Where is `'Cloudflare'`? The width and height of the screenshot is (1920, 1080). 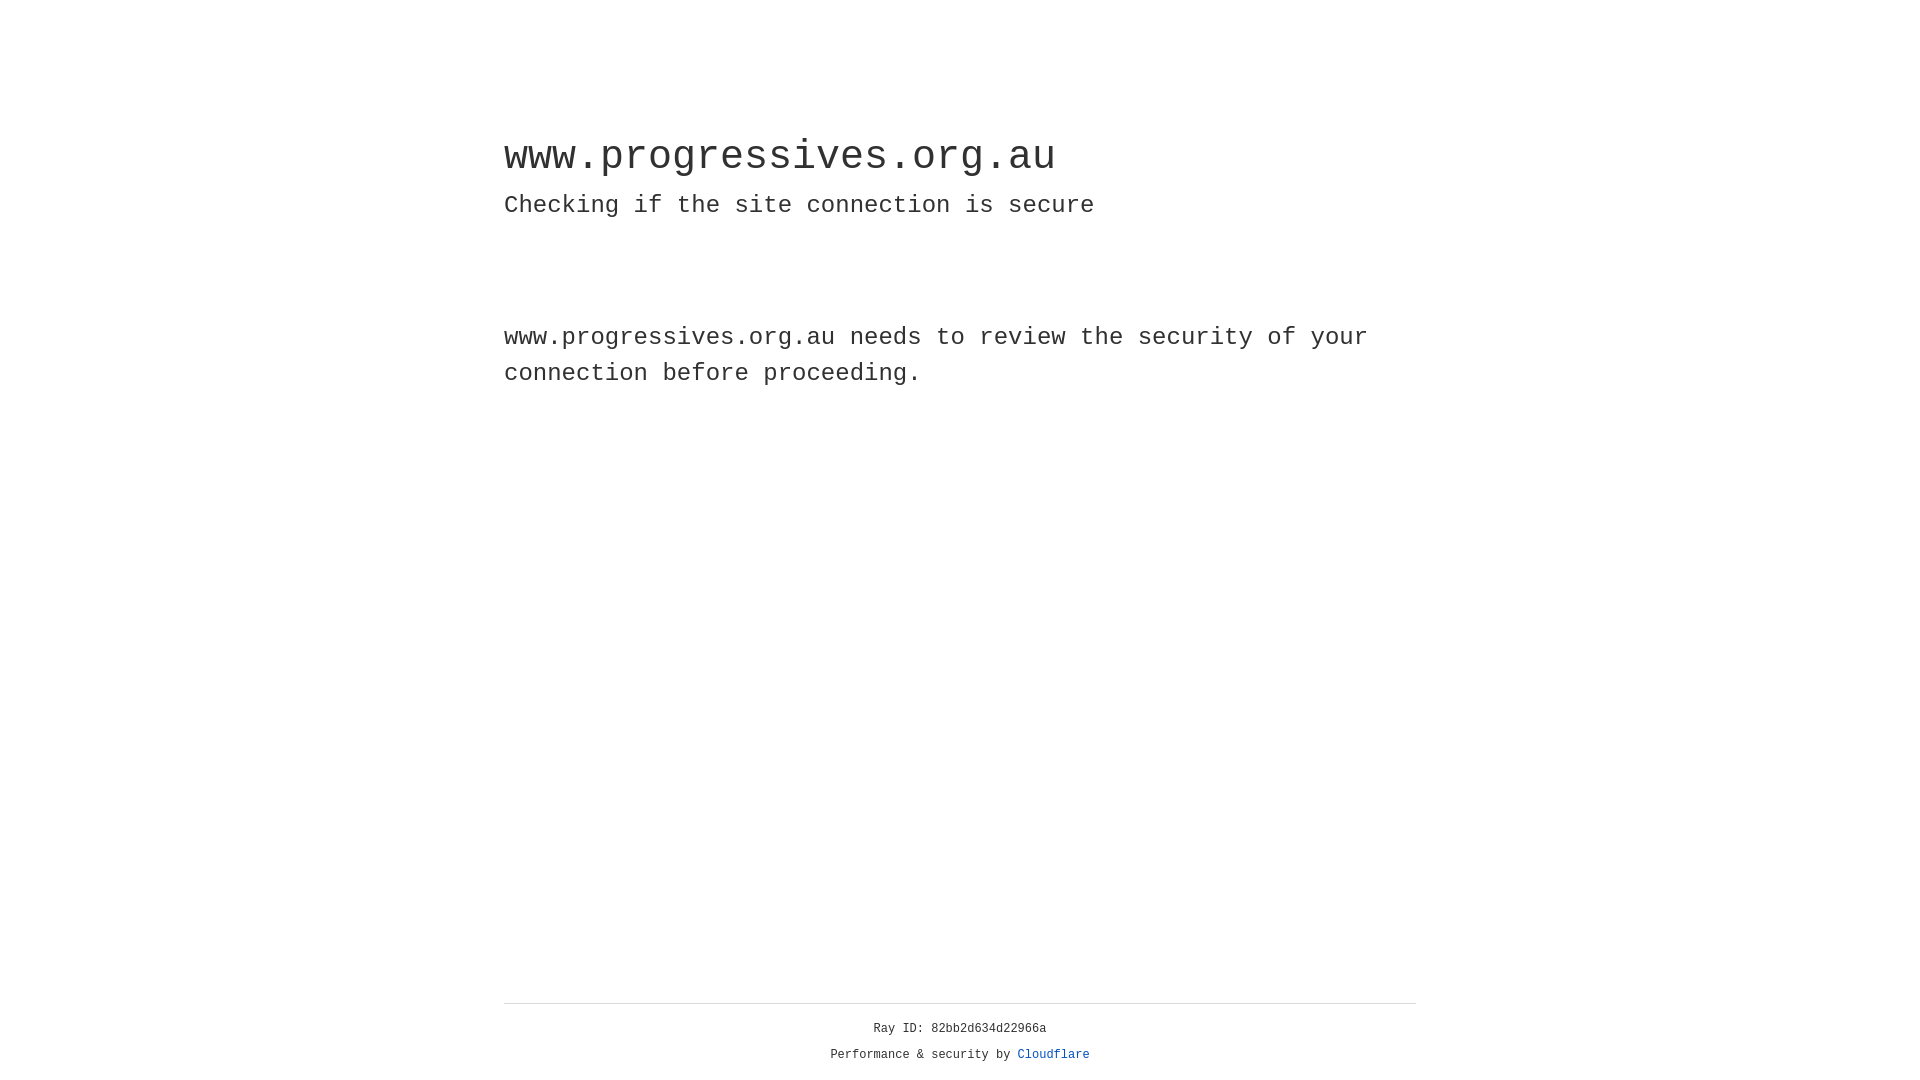
'Cloudflare' is located at coordinates (1053, 1054).